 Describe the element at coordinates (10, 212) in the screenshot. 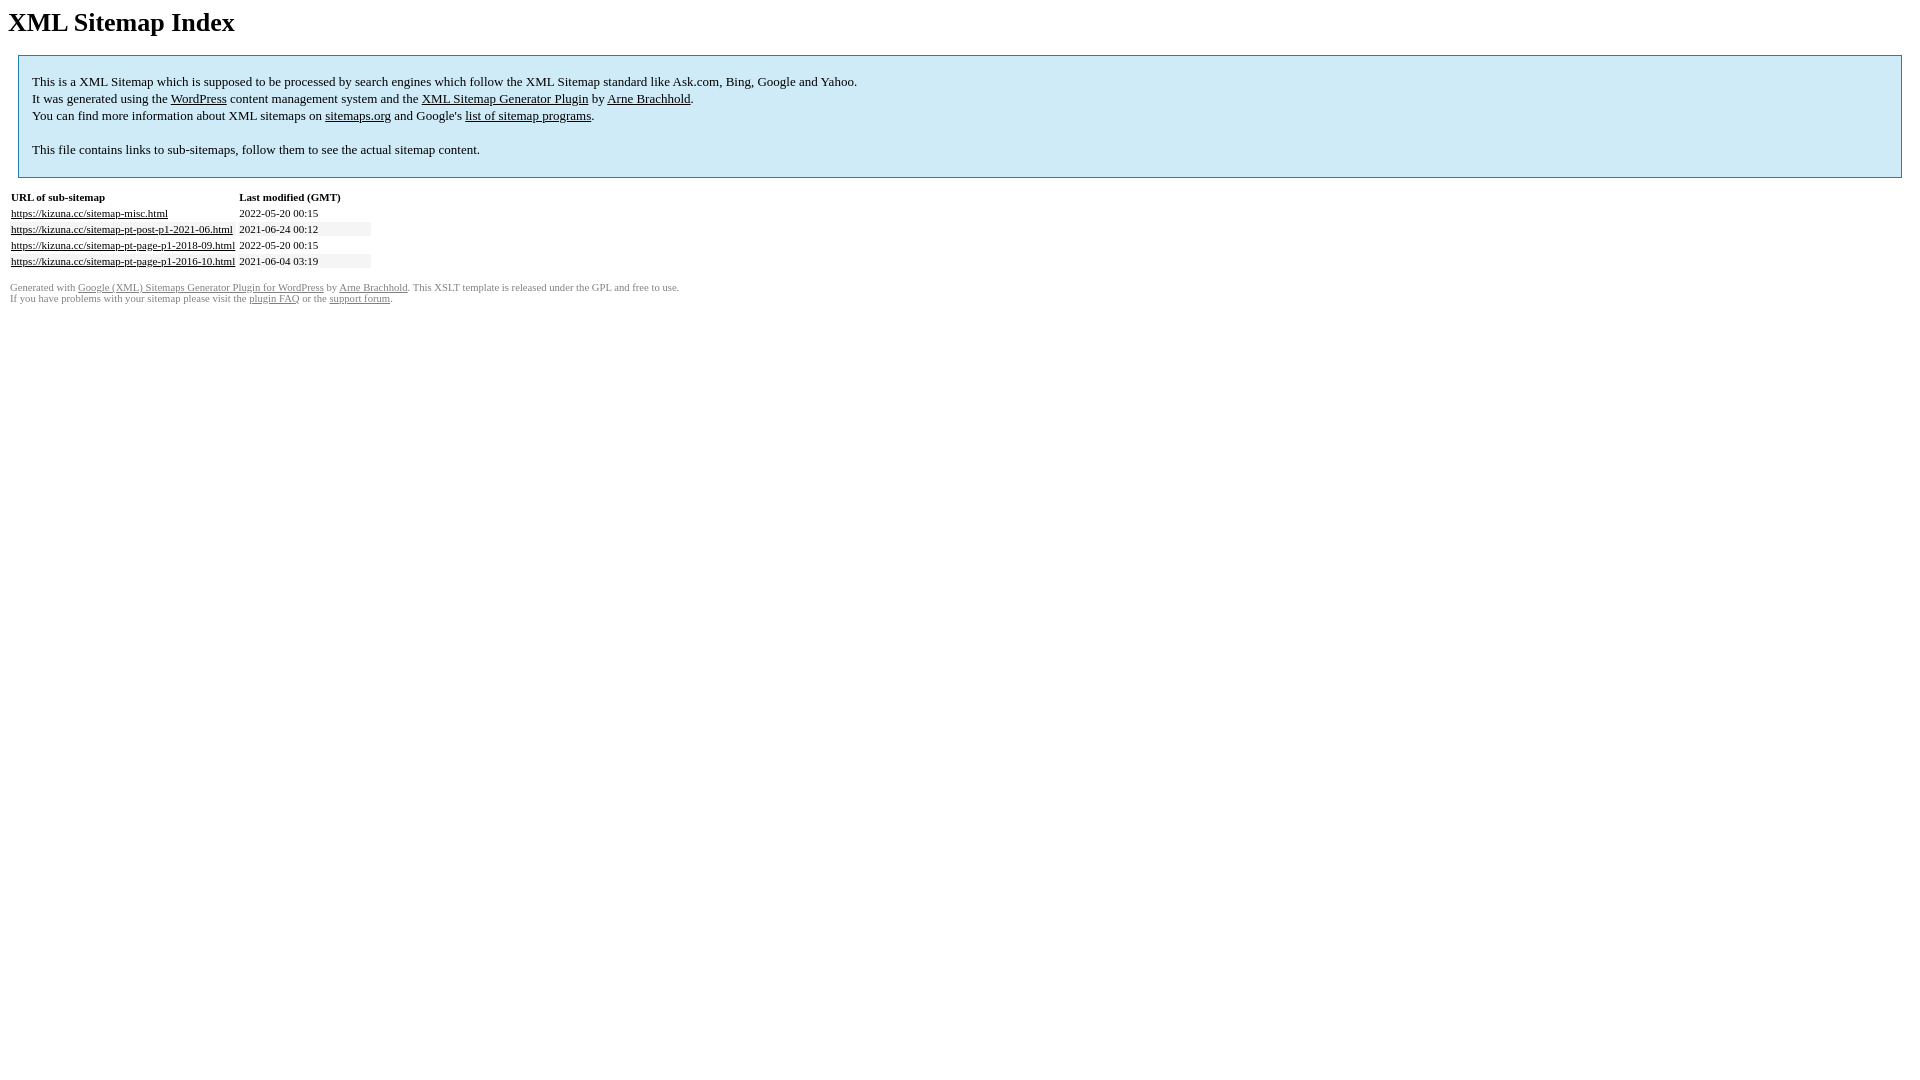

I see `'https://kizuna.cc/sitemap-misc.html'` at that location.